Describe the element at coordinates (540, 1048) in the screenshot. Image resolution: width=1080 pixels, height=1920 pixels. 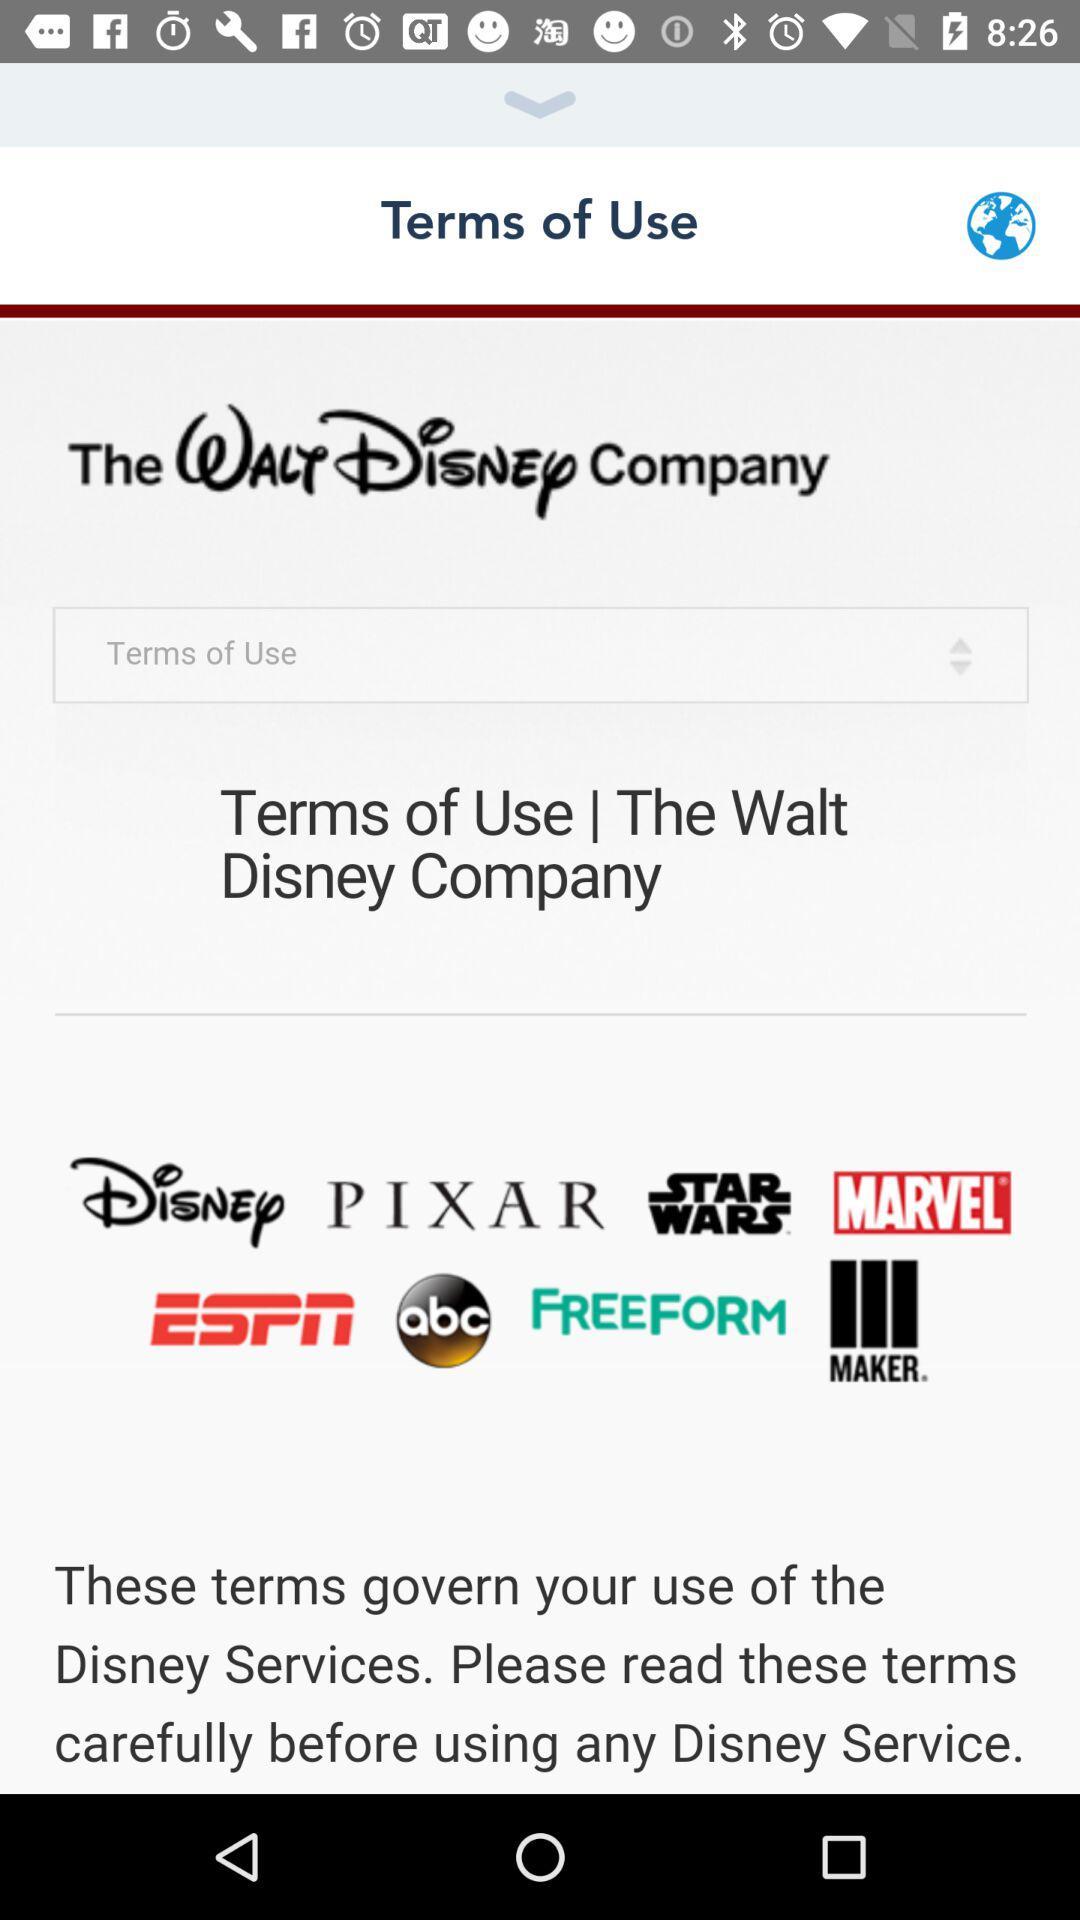
I see `screen page` at that location.